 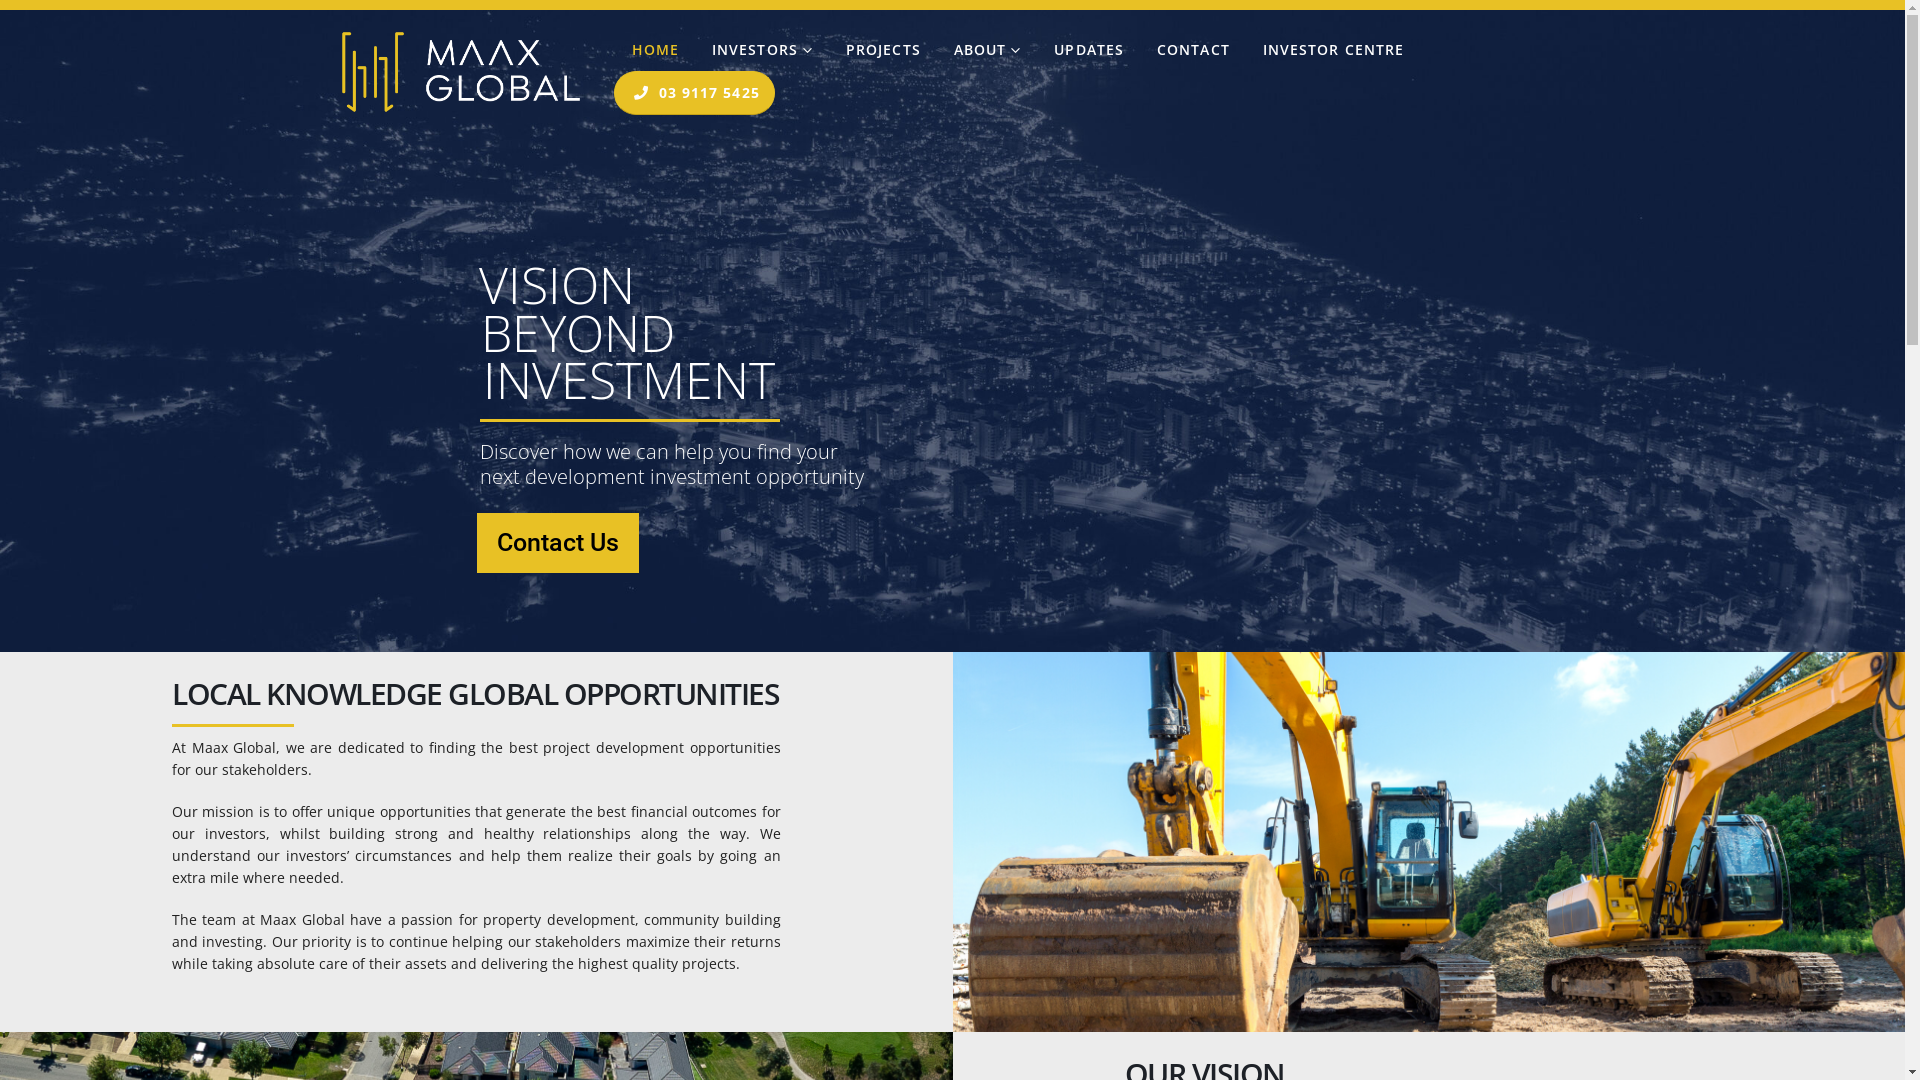 What do you see at coordinates (1085, 49) in the screenshot?
I see `'UPDATES'` at bounding box center [1085, 49].